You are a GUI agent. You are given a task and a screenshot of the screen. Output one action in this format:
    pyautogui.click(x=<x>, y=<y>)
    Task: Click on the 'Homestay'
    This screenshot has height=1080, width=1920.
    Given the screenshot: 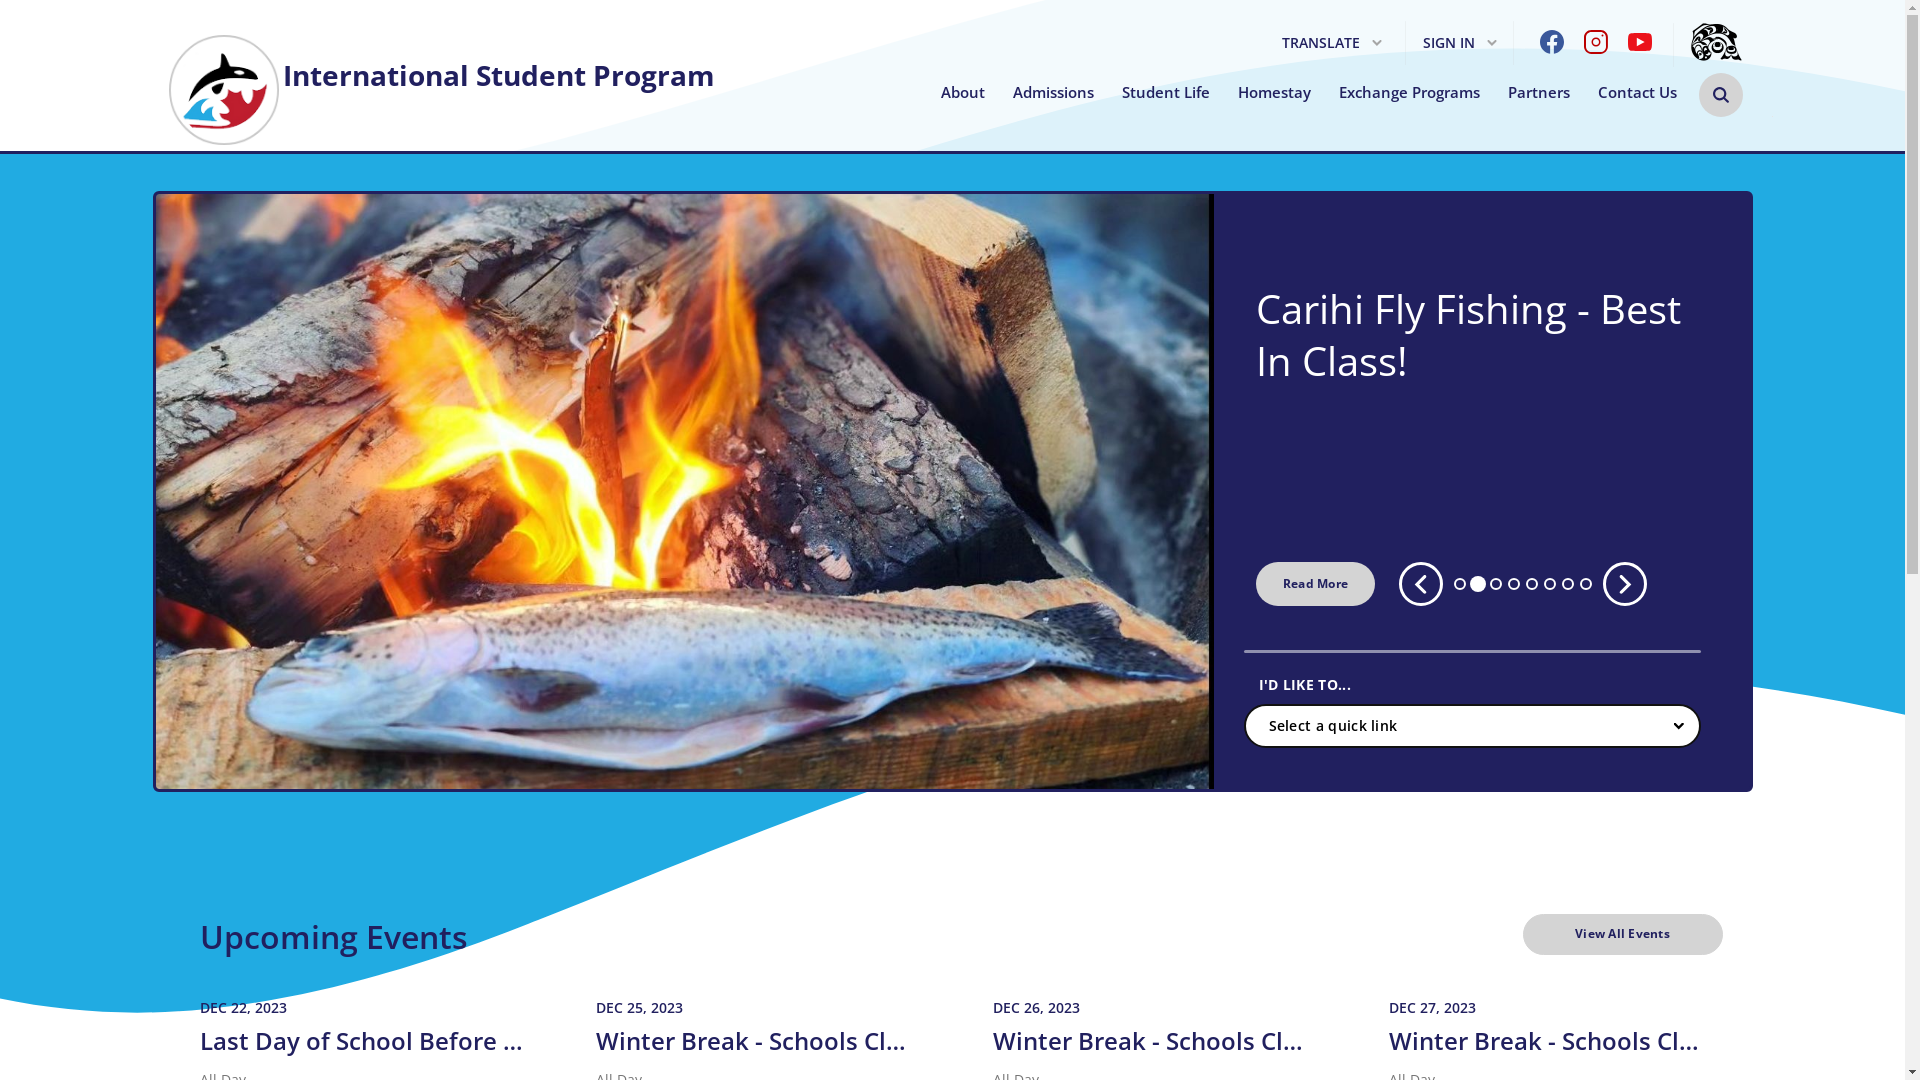 What is the action you would take?
    pyautogui.click(x=1237, y=92)
    